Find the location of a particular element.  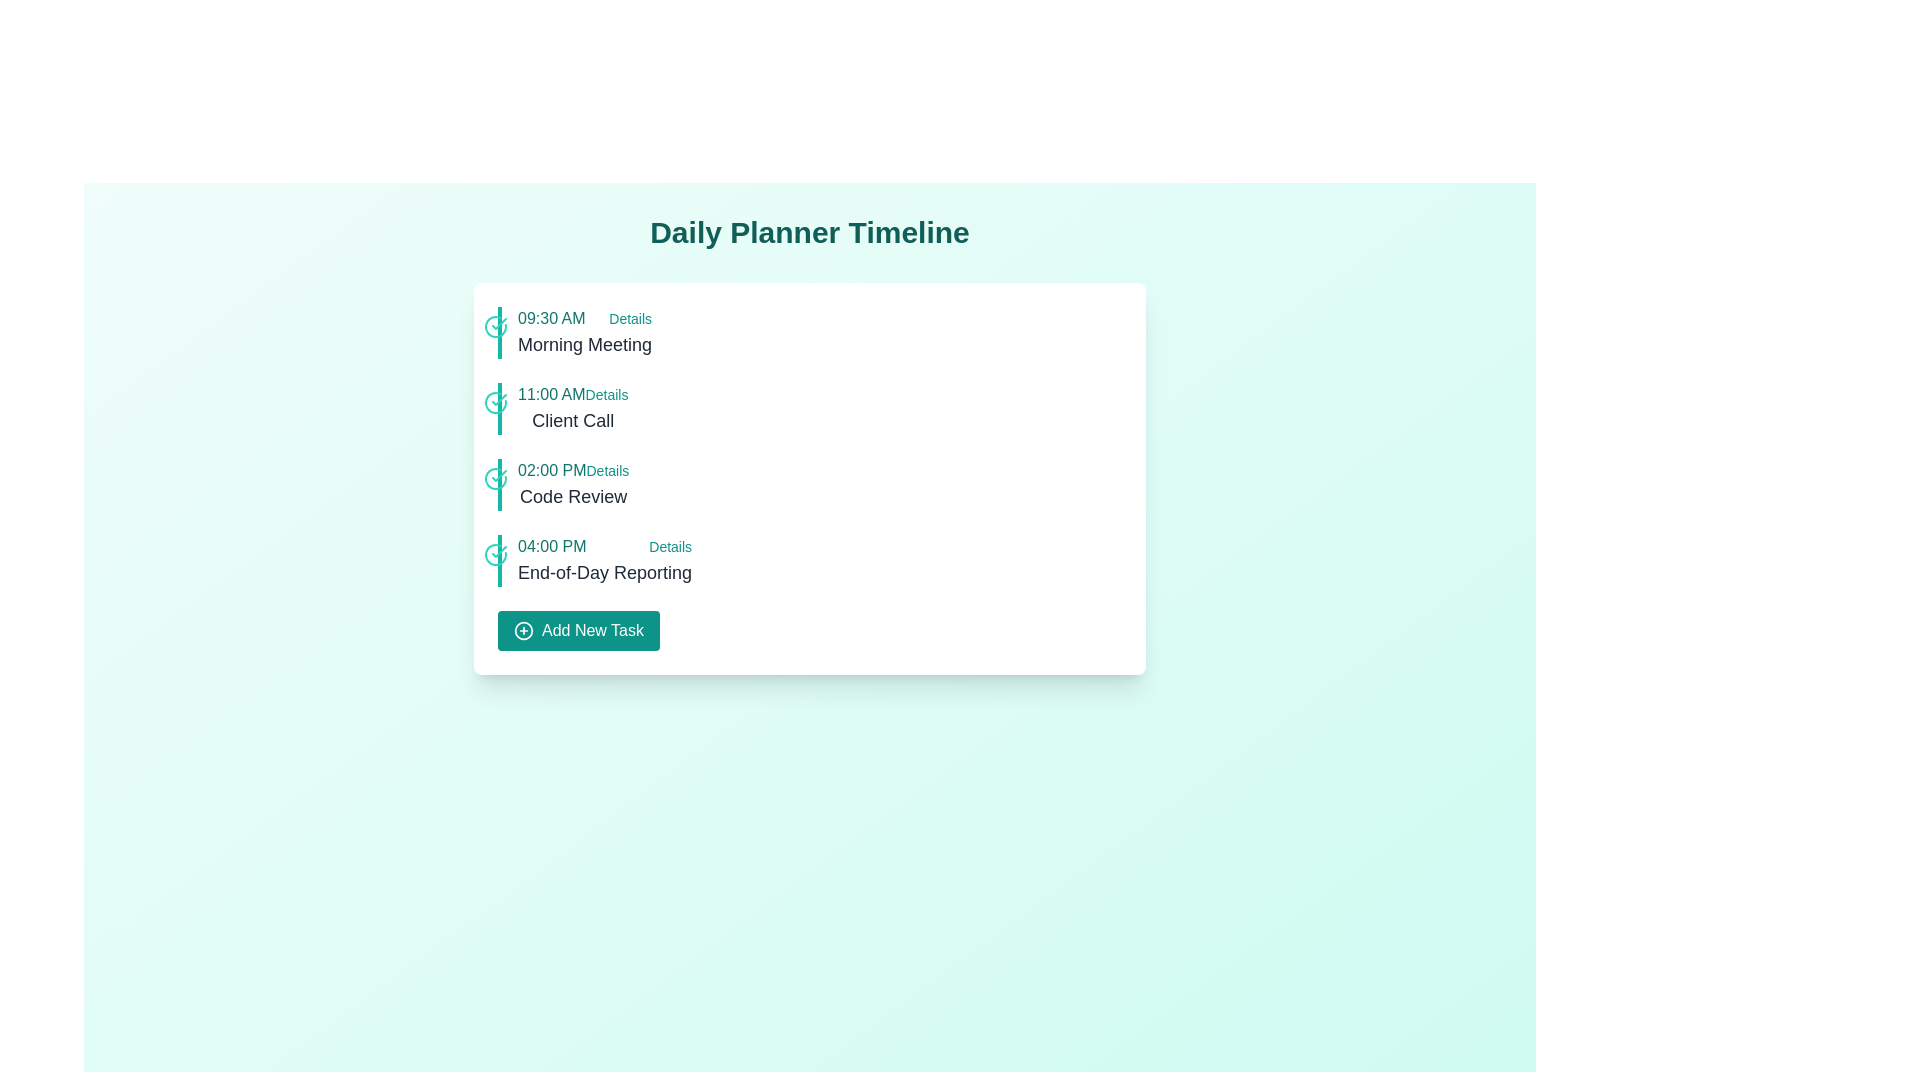

the rounded icon that signifies completion or approval for the '04:00 PM End-of-Day Reporting' timeline entry, which is the last entry in the timeline list is located at coordinates (499, 551).